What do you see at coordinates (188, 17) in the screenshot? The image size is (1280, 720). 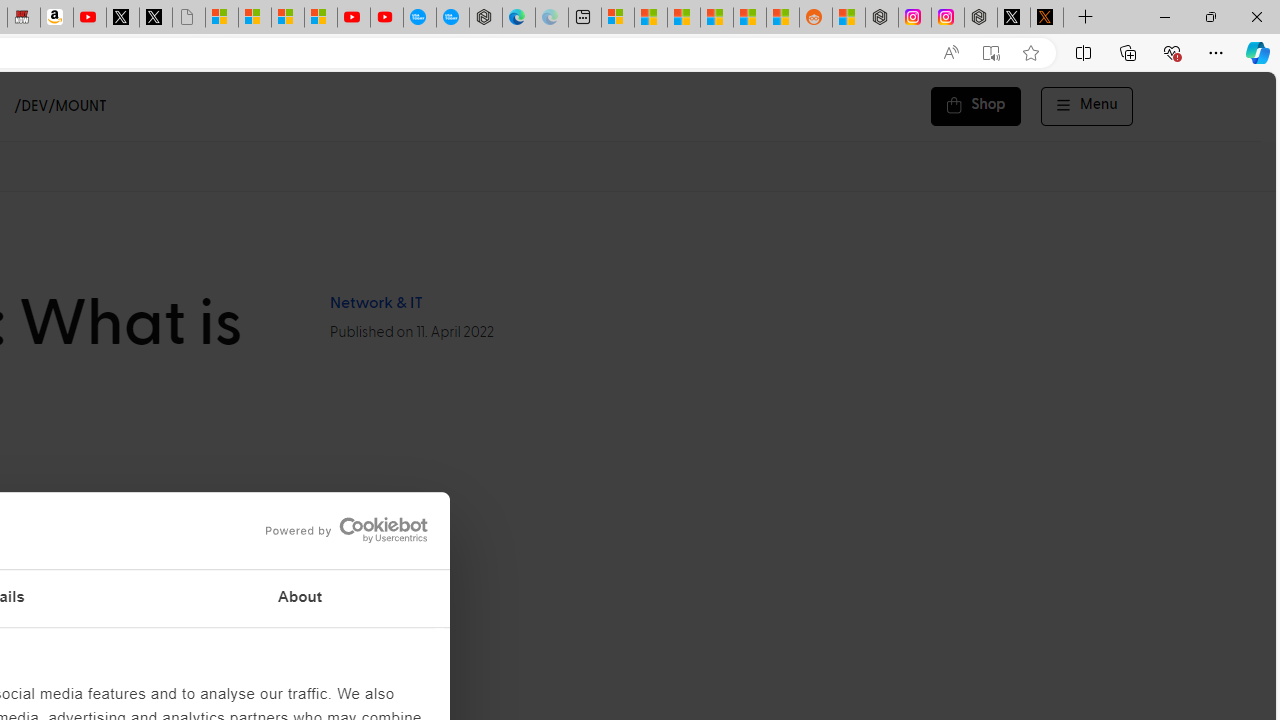 I see `'Untitled'` at bounding box center [188, 17].